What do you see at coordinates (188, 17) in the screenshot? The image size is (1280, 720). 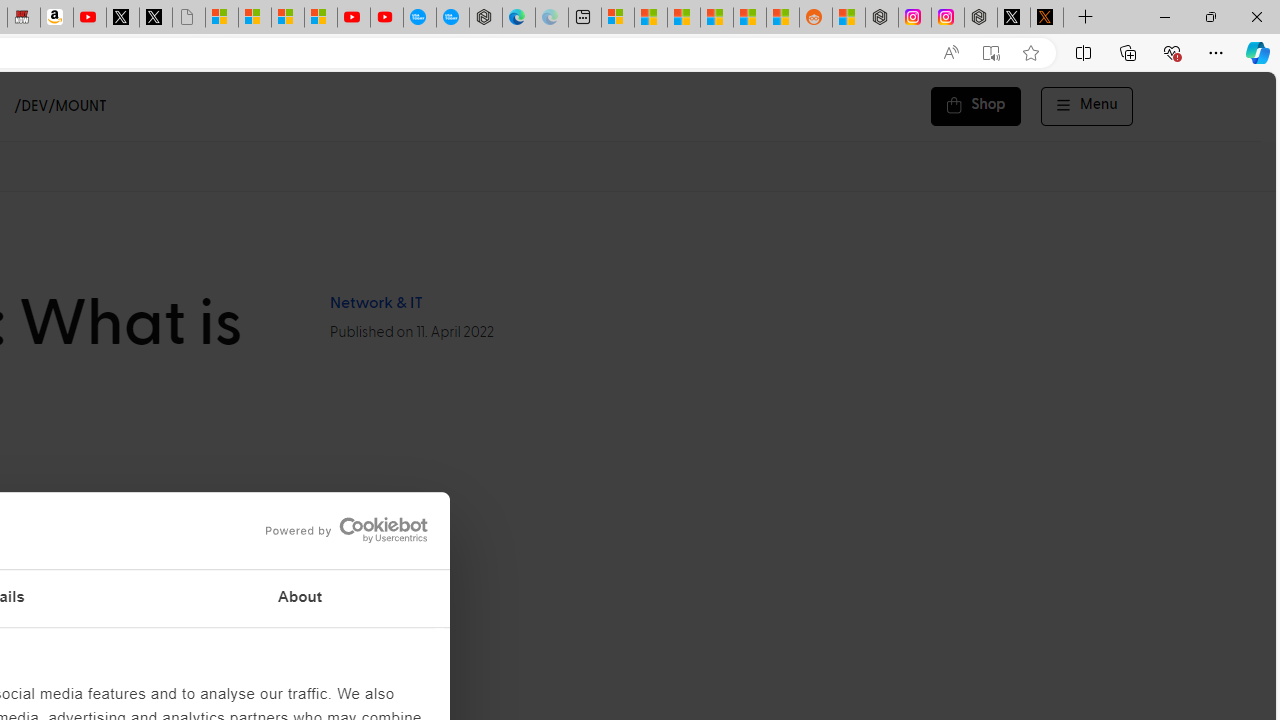 I see `'Untitled'` at bounding box center [188, 17].